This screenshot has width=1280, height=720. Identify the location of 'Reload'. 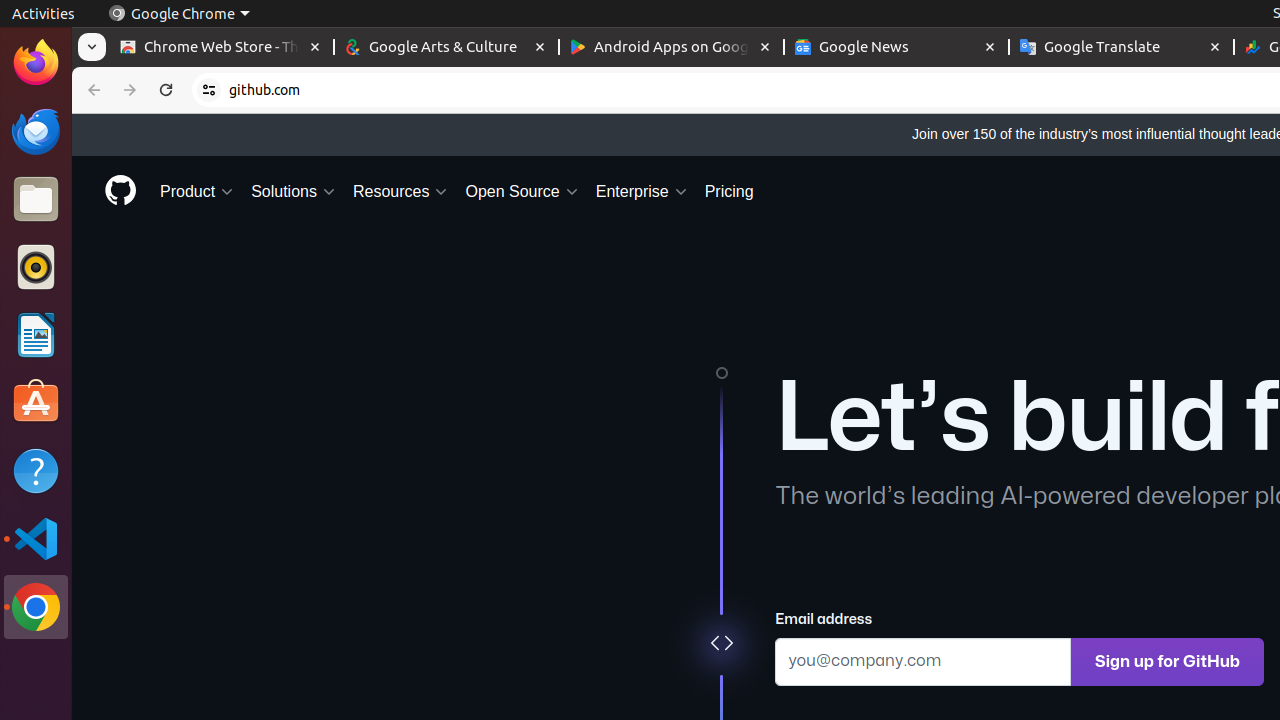
(166, 90).